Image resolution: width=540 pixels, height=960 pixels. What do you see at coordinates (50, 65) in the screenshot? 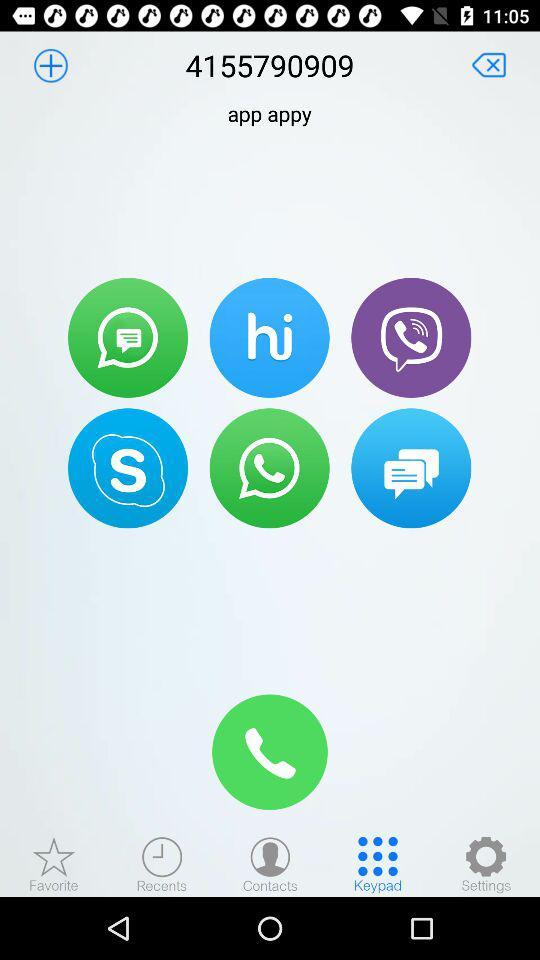
I see `plus button` at bounding box center [50, 65].